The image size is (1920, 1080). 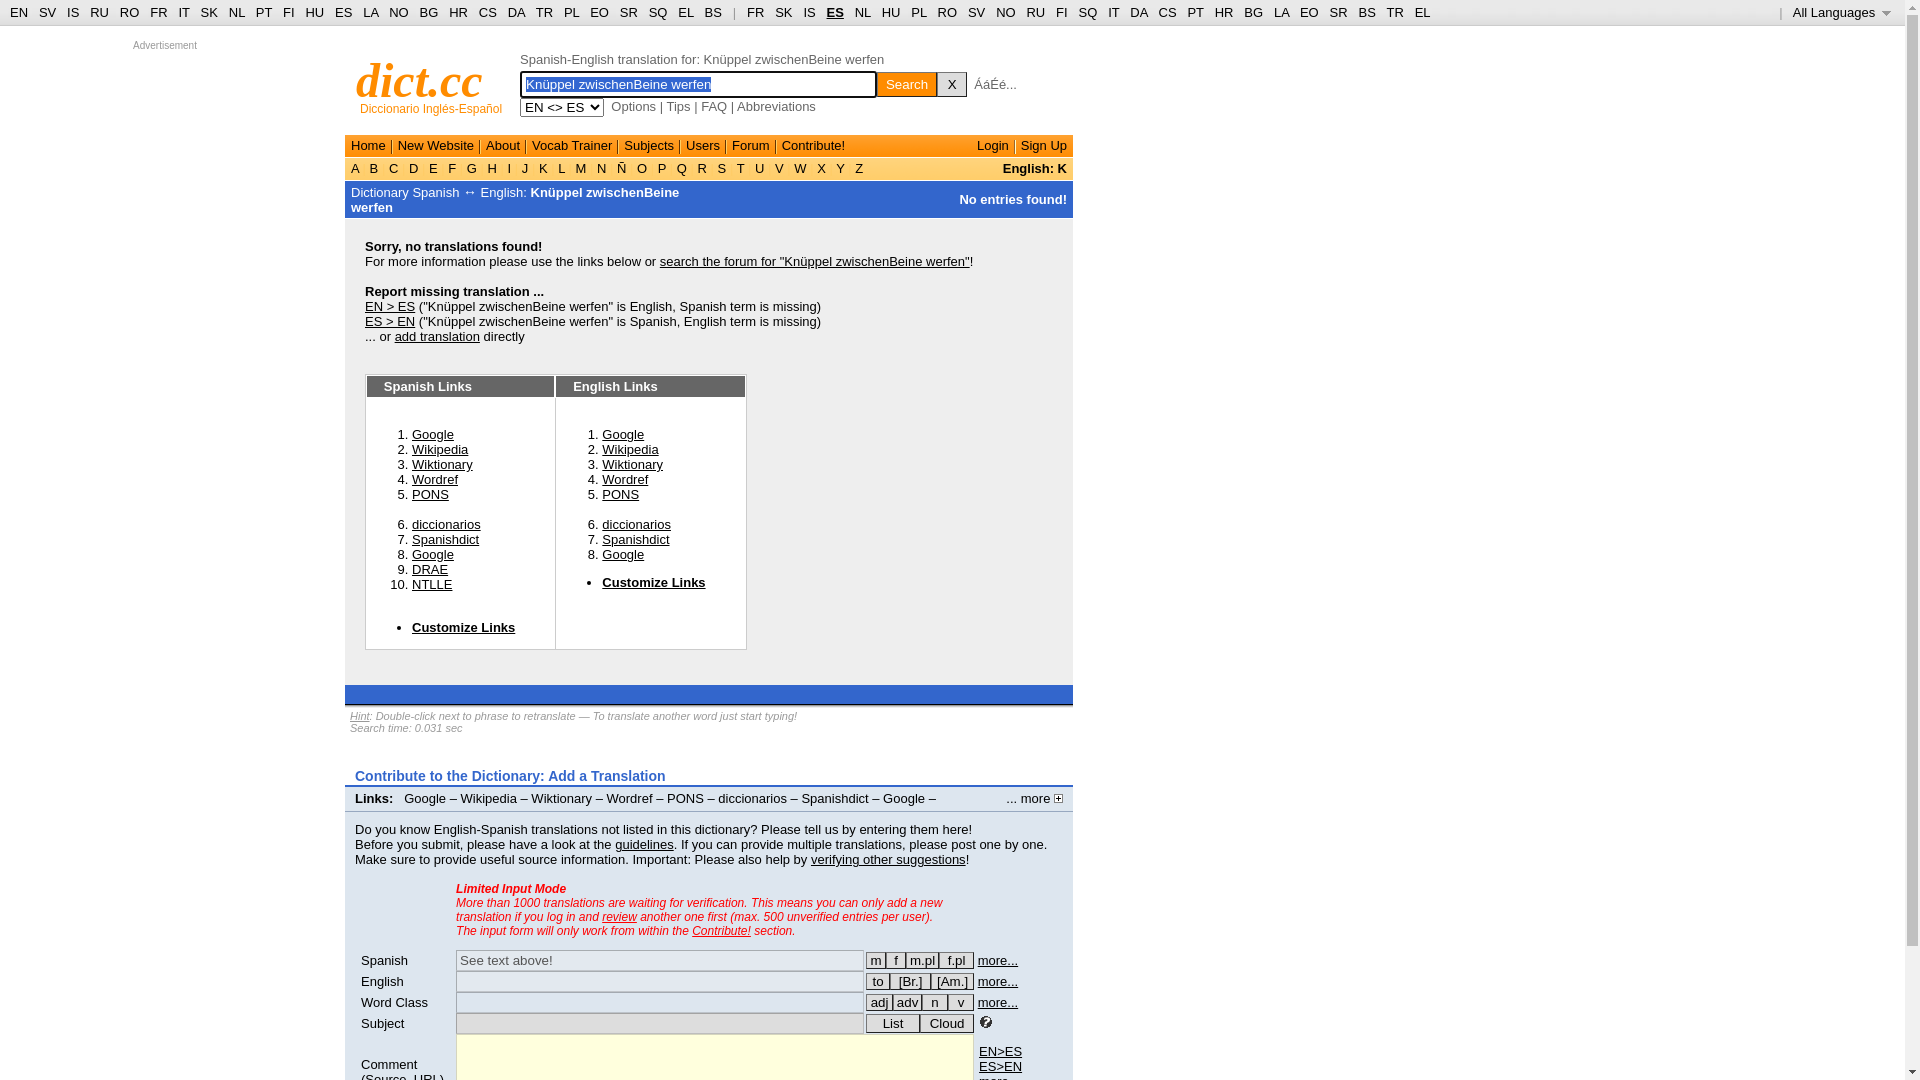 I want to click on 'Spanishdict', so click(x=634, y=538).